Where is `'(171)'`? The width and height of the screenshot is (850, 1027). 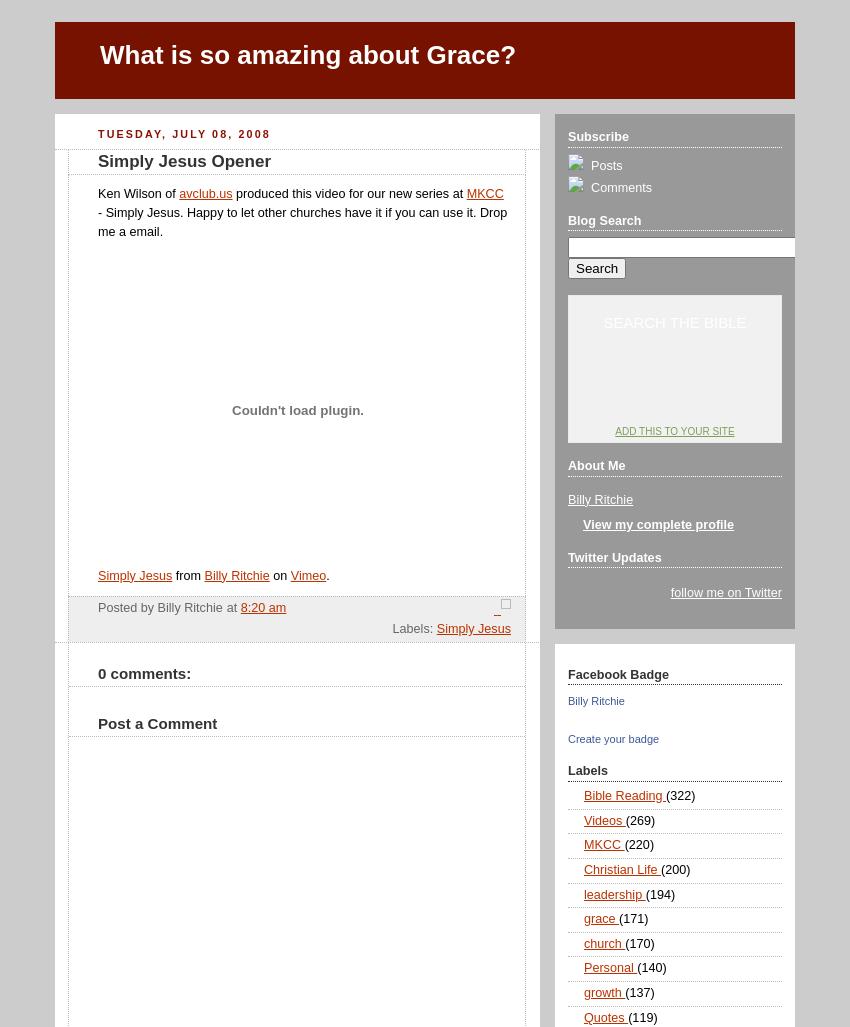 '(171)' is located at coordinates (632, 918).